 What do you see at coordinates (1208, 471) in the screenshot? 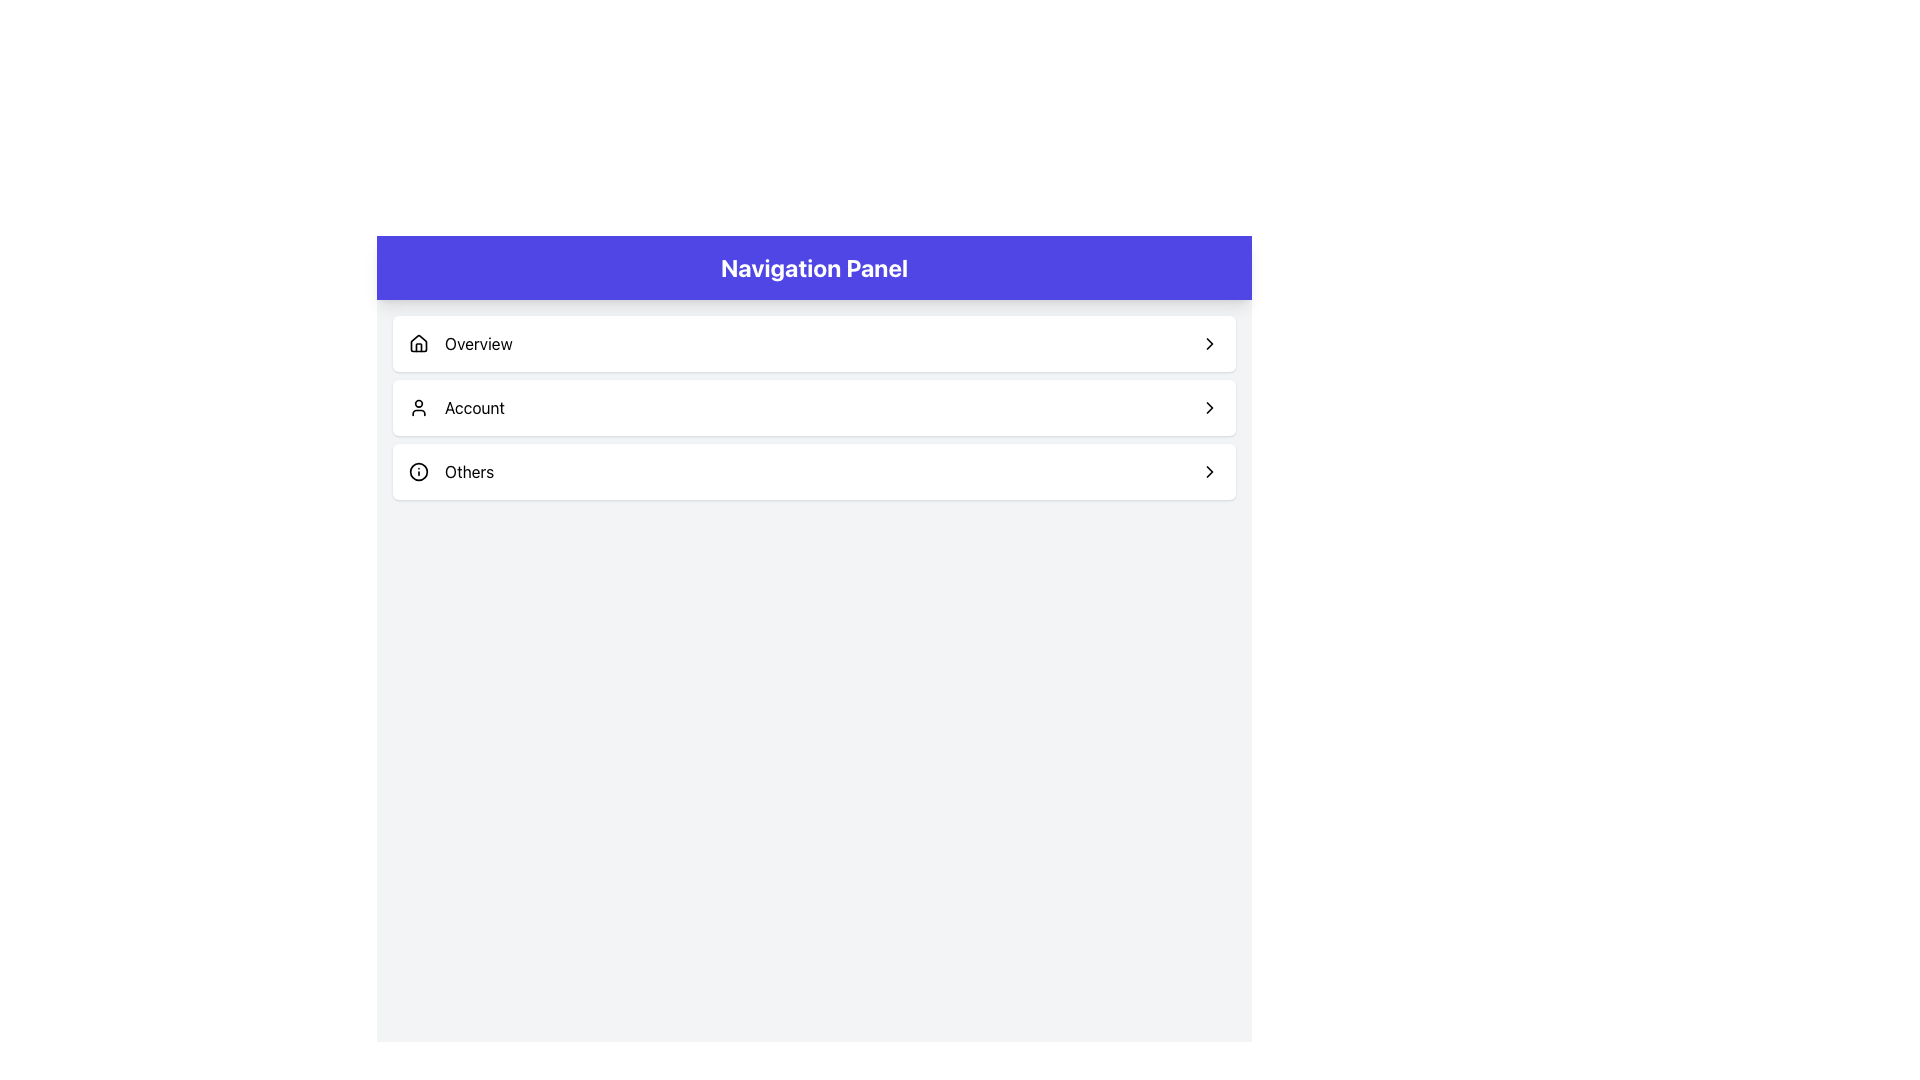
I see `the chevron icon located to the far-right of the 'Others' navigation option` at bounding box center [1208, 471].